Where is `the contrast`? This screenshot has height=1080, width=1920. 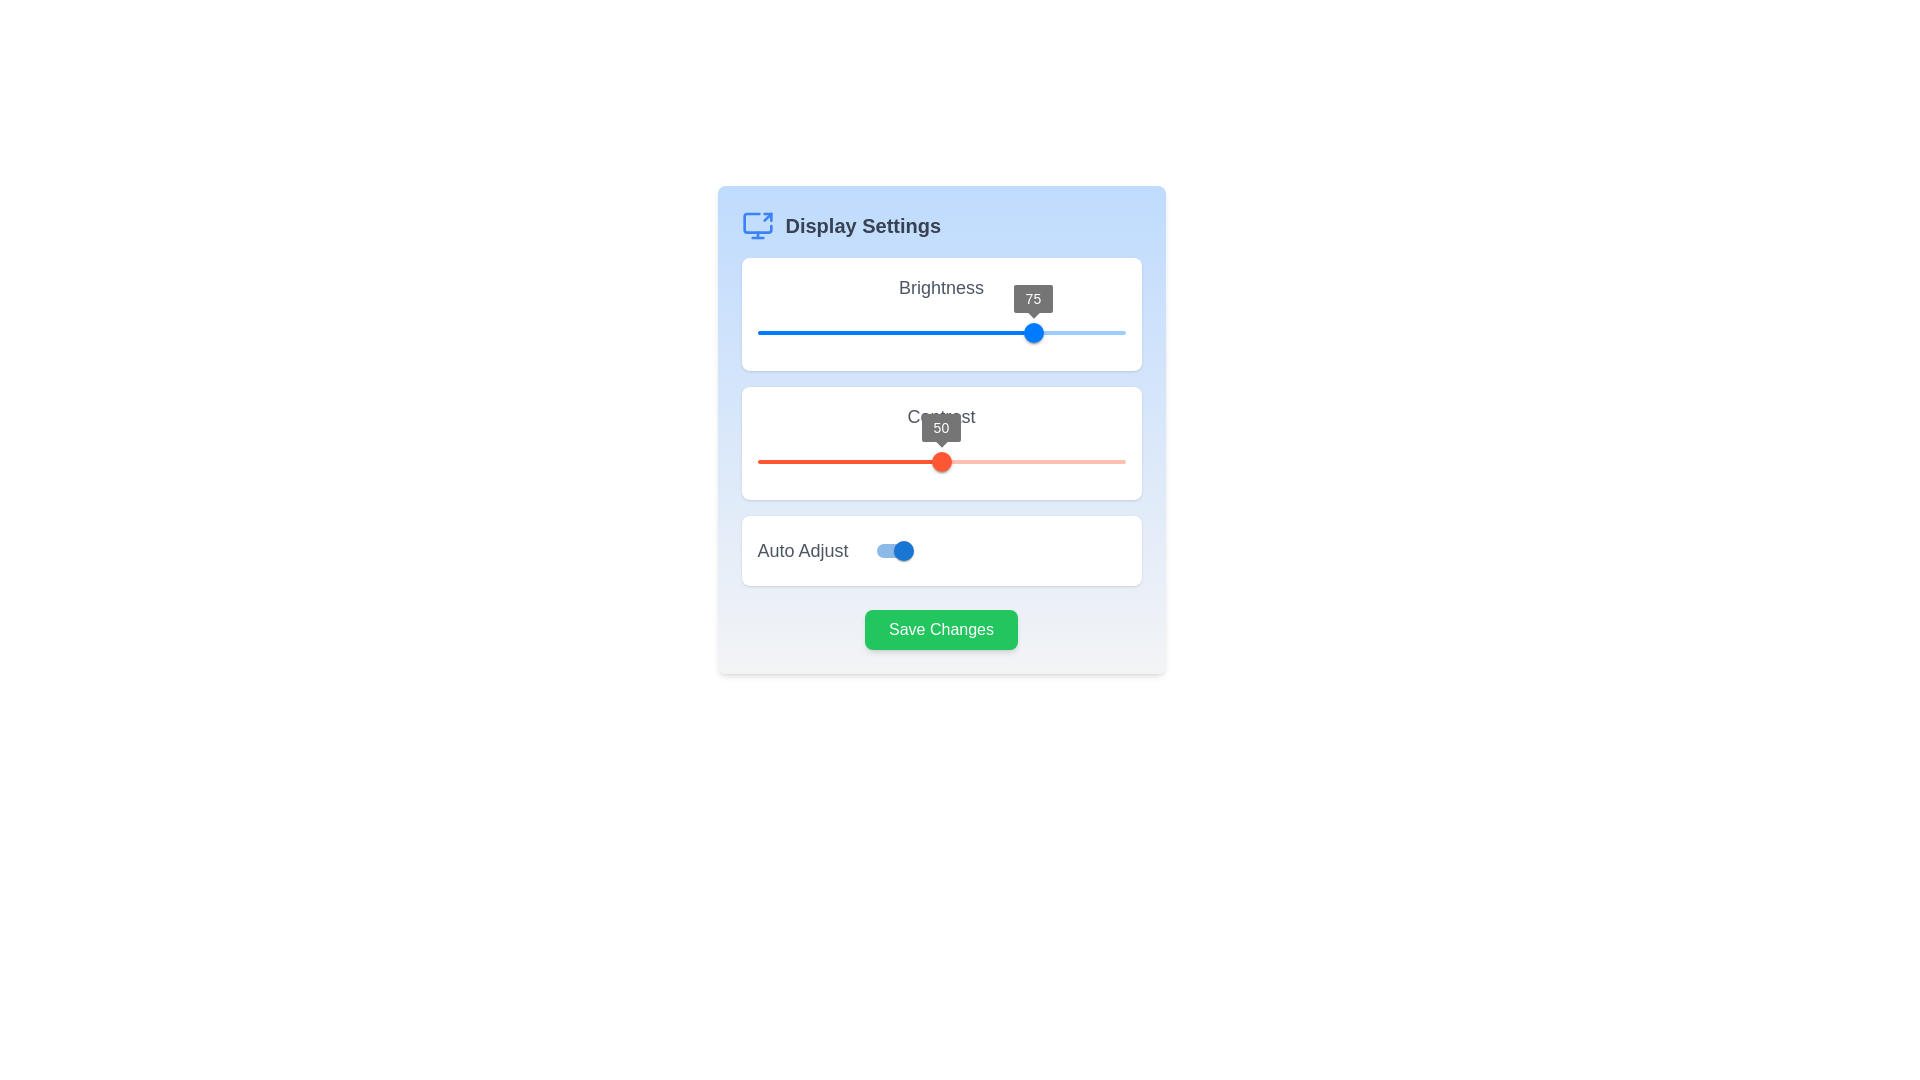
the contrast is located at coordinates (948, 462).